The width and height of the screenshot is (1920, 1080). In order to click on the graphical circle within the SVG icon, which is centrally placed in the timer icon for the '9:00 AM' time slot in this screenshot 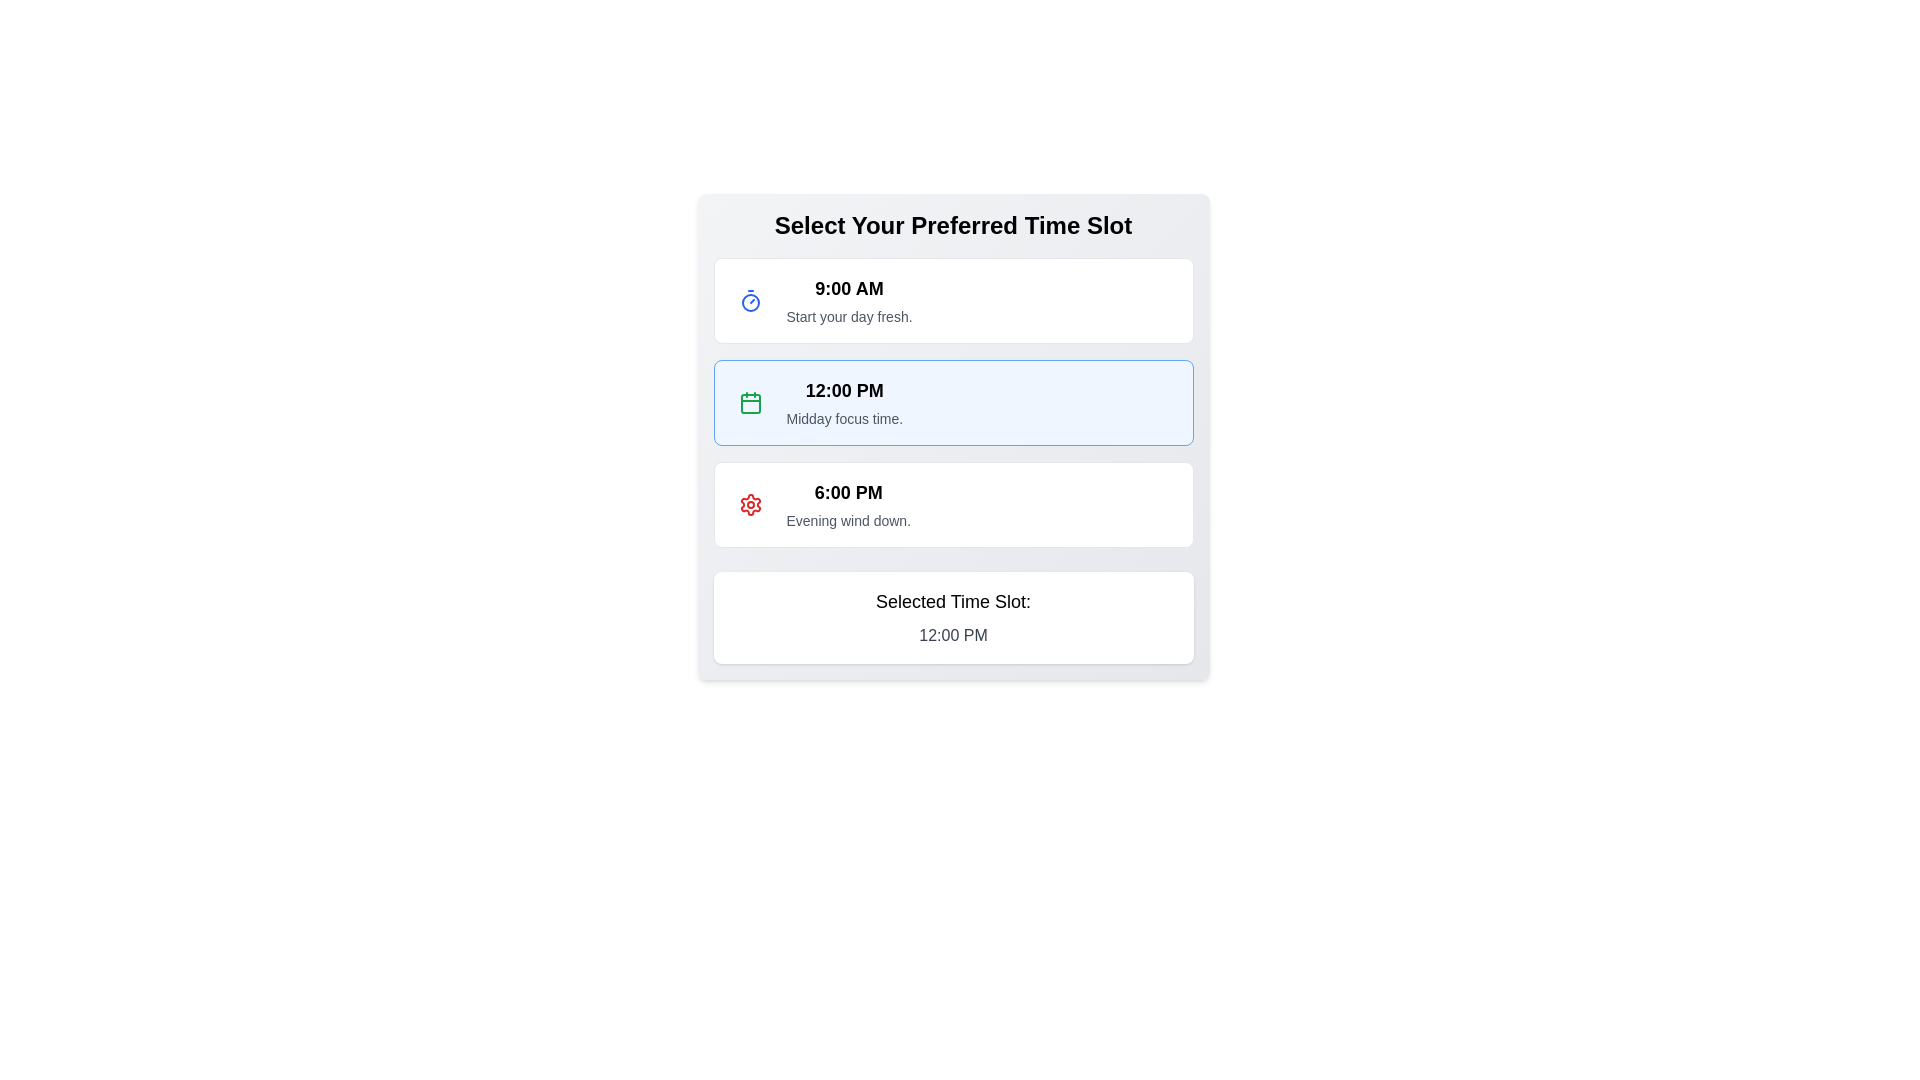, I will do `click(749, 303)`.